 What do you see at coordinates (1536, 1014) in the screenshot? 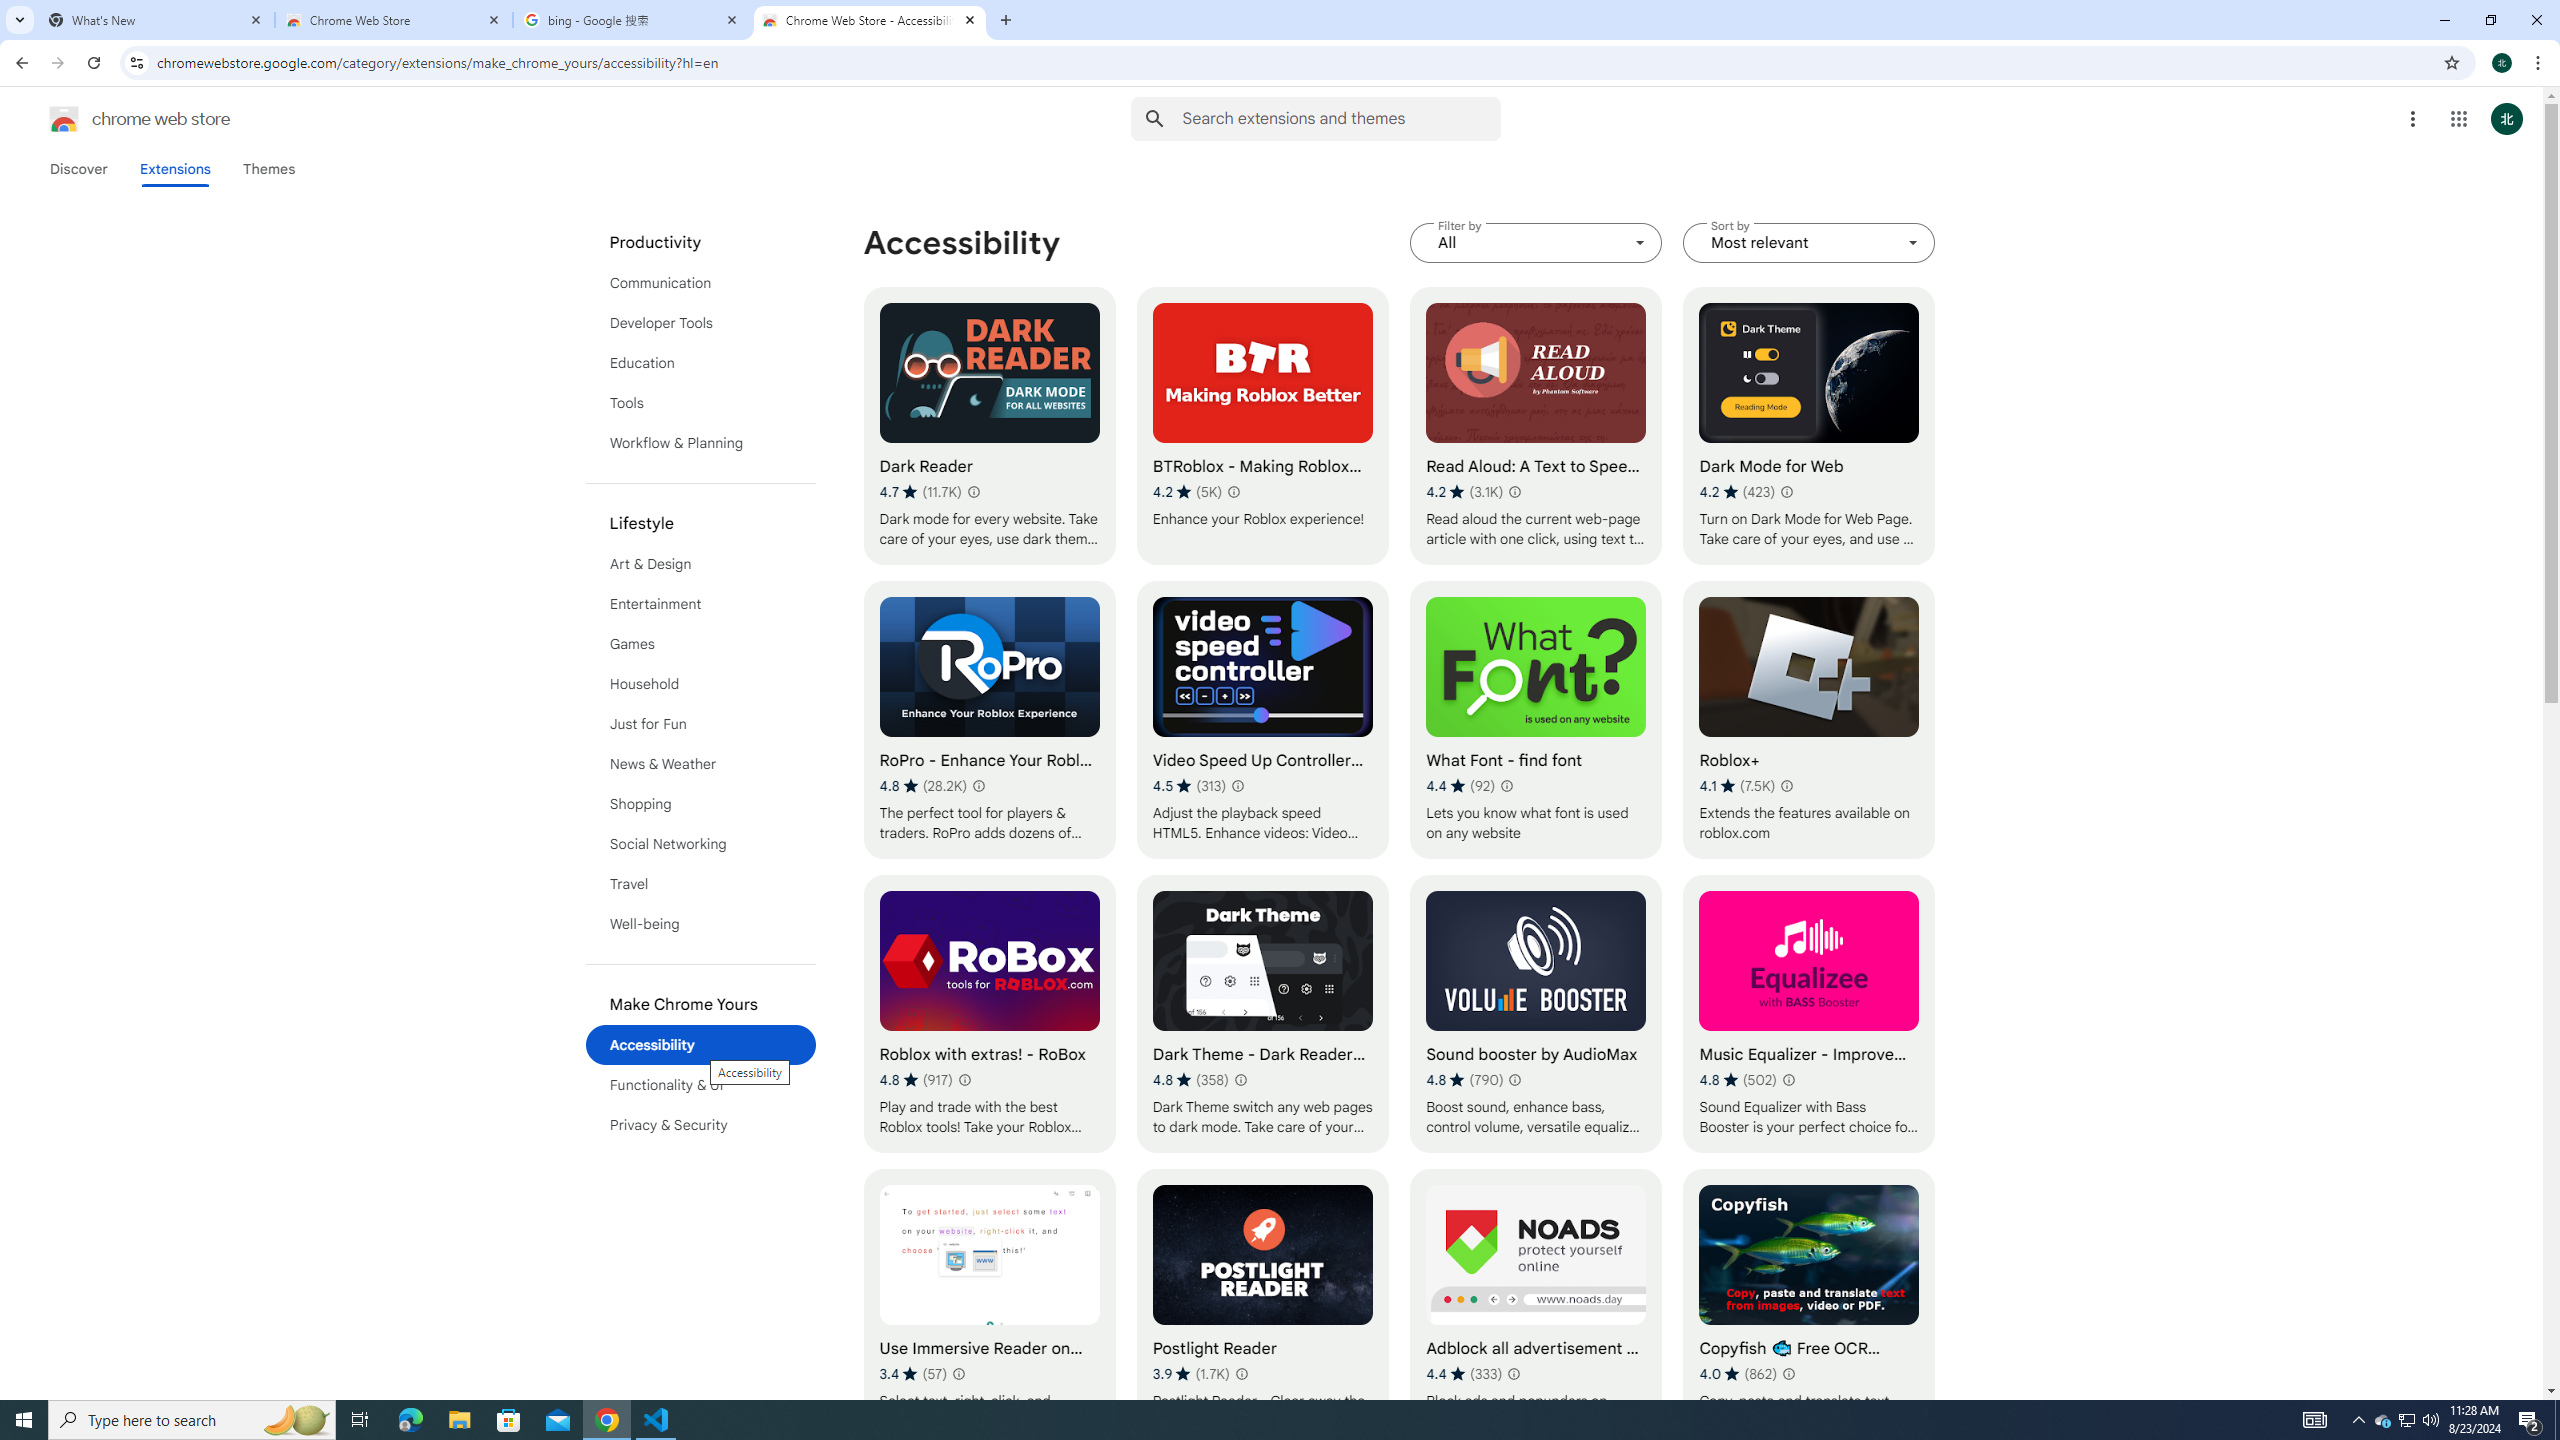
I see `'Sound booster by AudioMax'` at bounding box center [1536, 1014].